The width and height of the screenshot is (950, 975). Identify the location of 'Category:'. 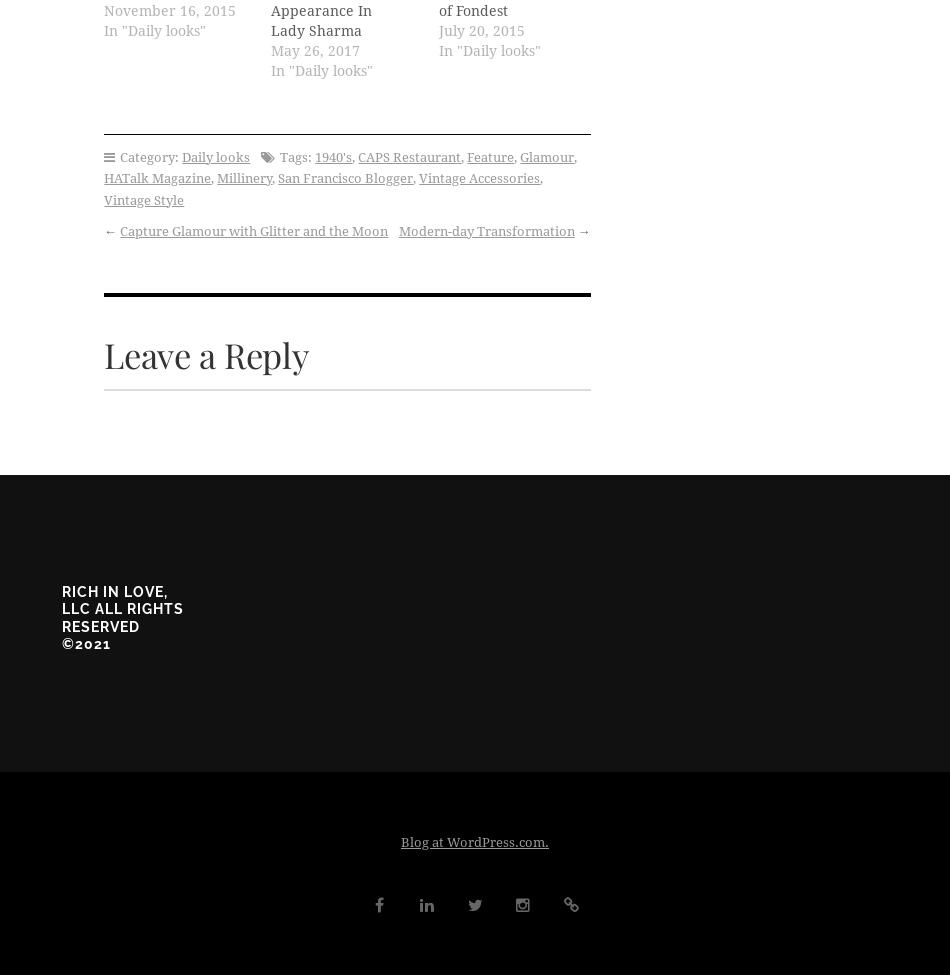
(149, 155).